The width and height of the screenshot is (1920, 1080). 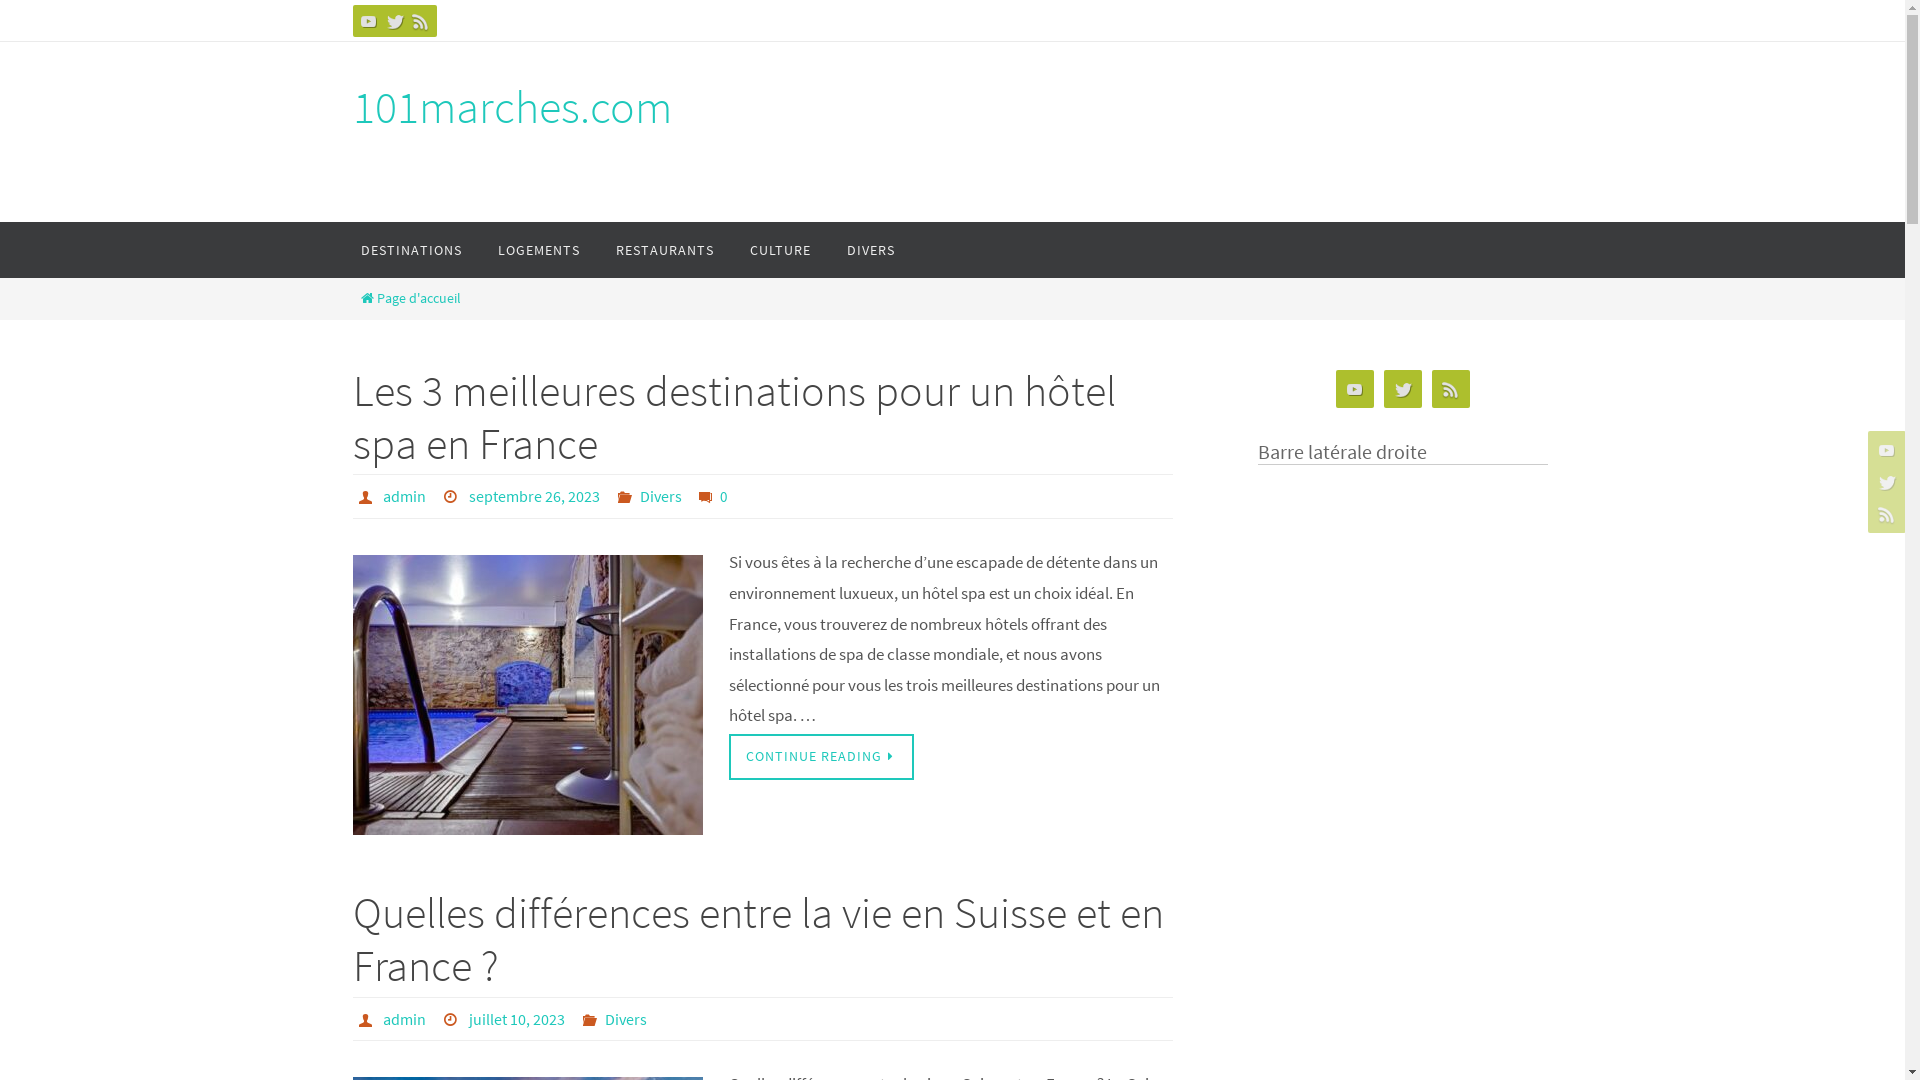 What do you see at coordinates (383, 1019) in the screenshot?
I see `'admin'` at bounding box center [383, 1019].